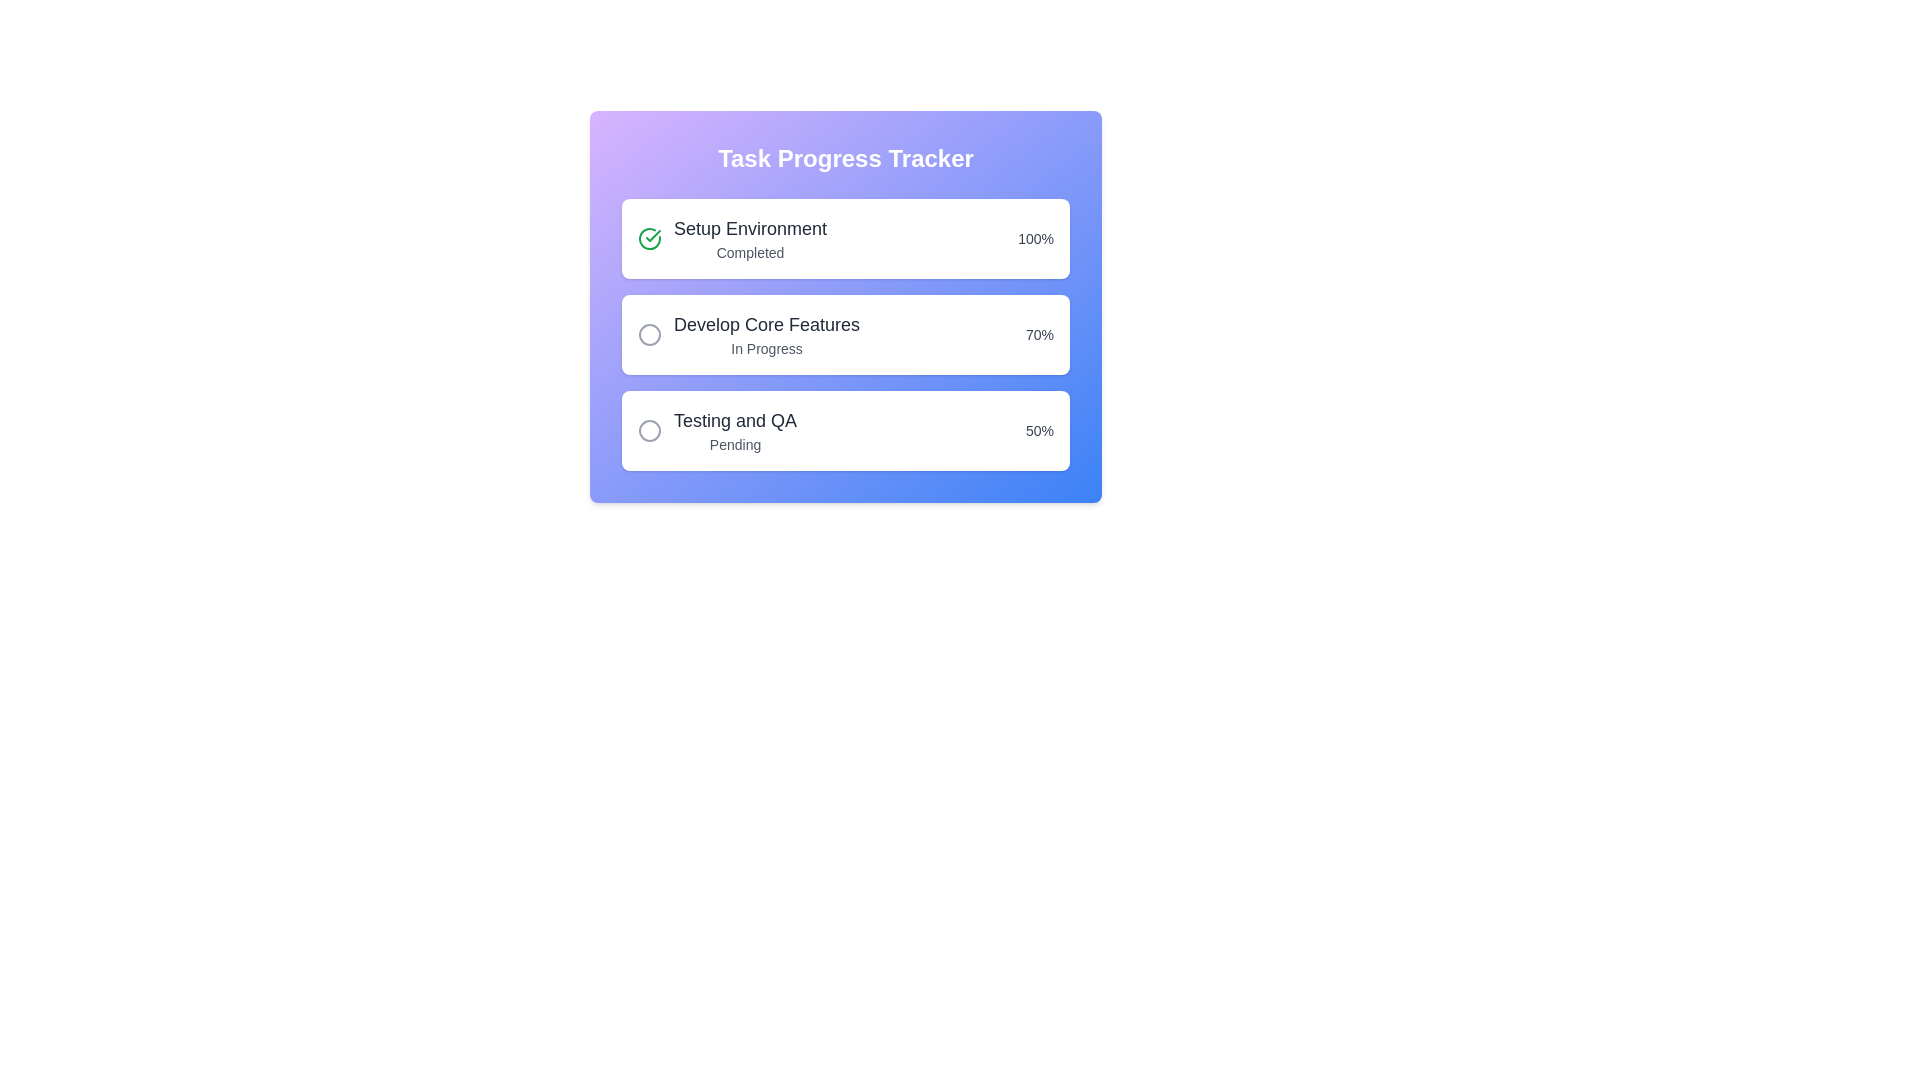 Image resolution: width=1920 pixels, height=1080 pixels. Describe the element at coordinates (845, 238) in the screenshot. I see `task details from the Progress Status Card indicating the completion of the 'Setup Environment' task, which is the first item in the vertical list of progress cards` at that location.